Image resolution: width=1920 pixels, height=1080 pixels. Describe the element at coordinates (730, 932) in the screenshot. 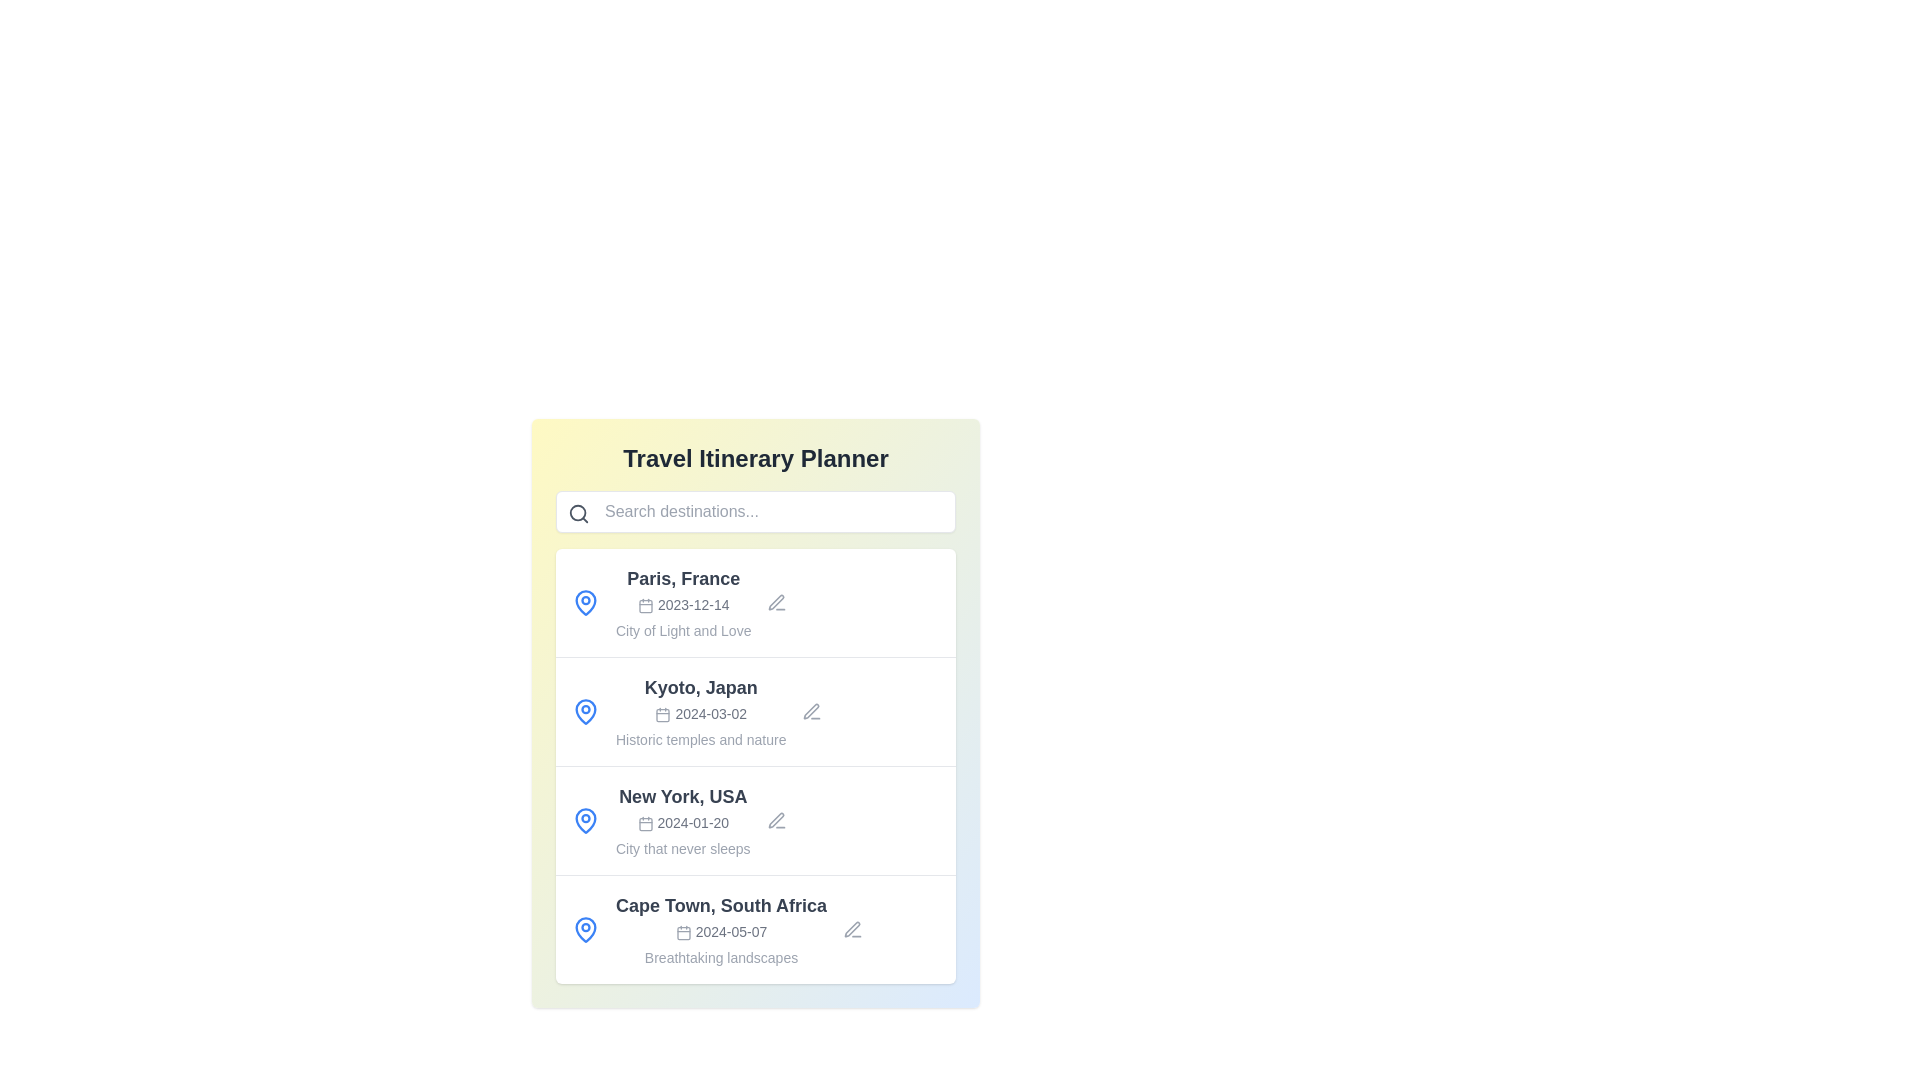

I see `the text label displaying the date for the travel destination 'Cape Town, South Africa', which is located to the right of the calendar icon and above a descriptive text line` at that location.